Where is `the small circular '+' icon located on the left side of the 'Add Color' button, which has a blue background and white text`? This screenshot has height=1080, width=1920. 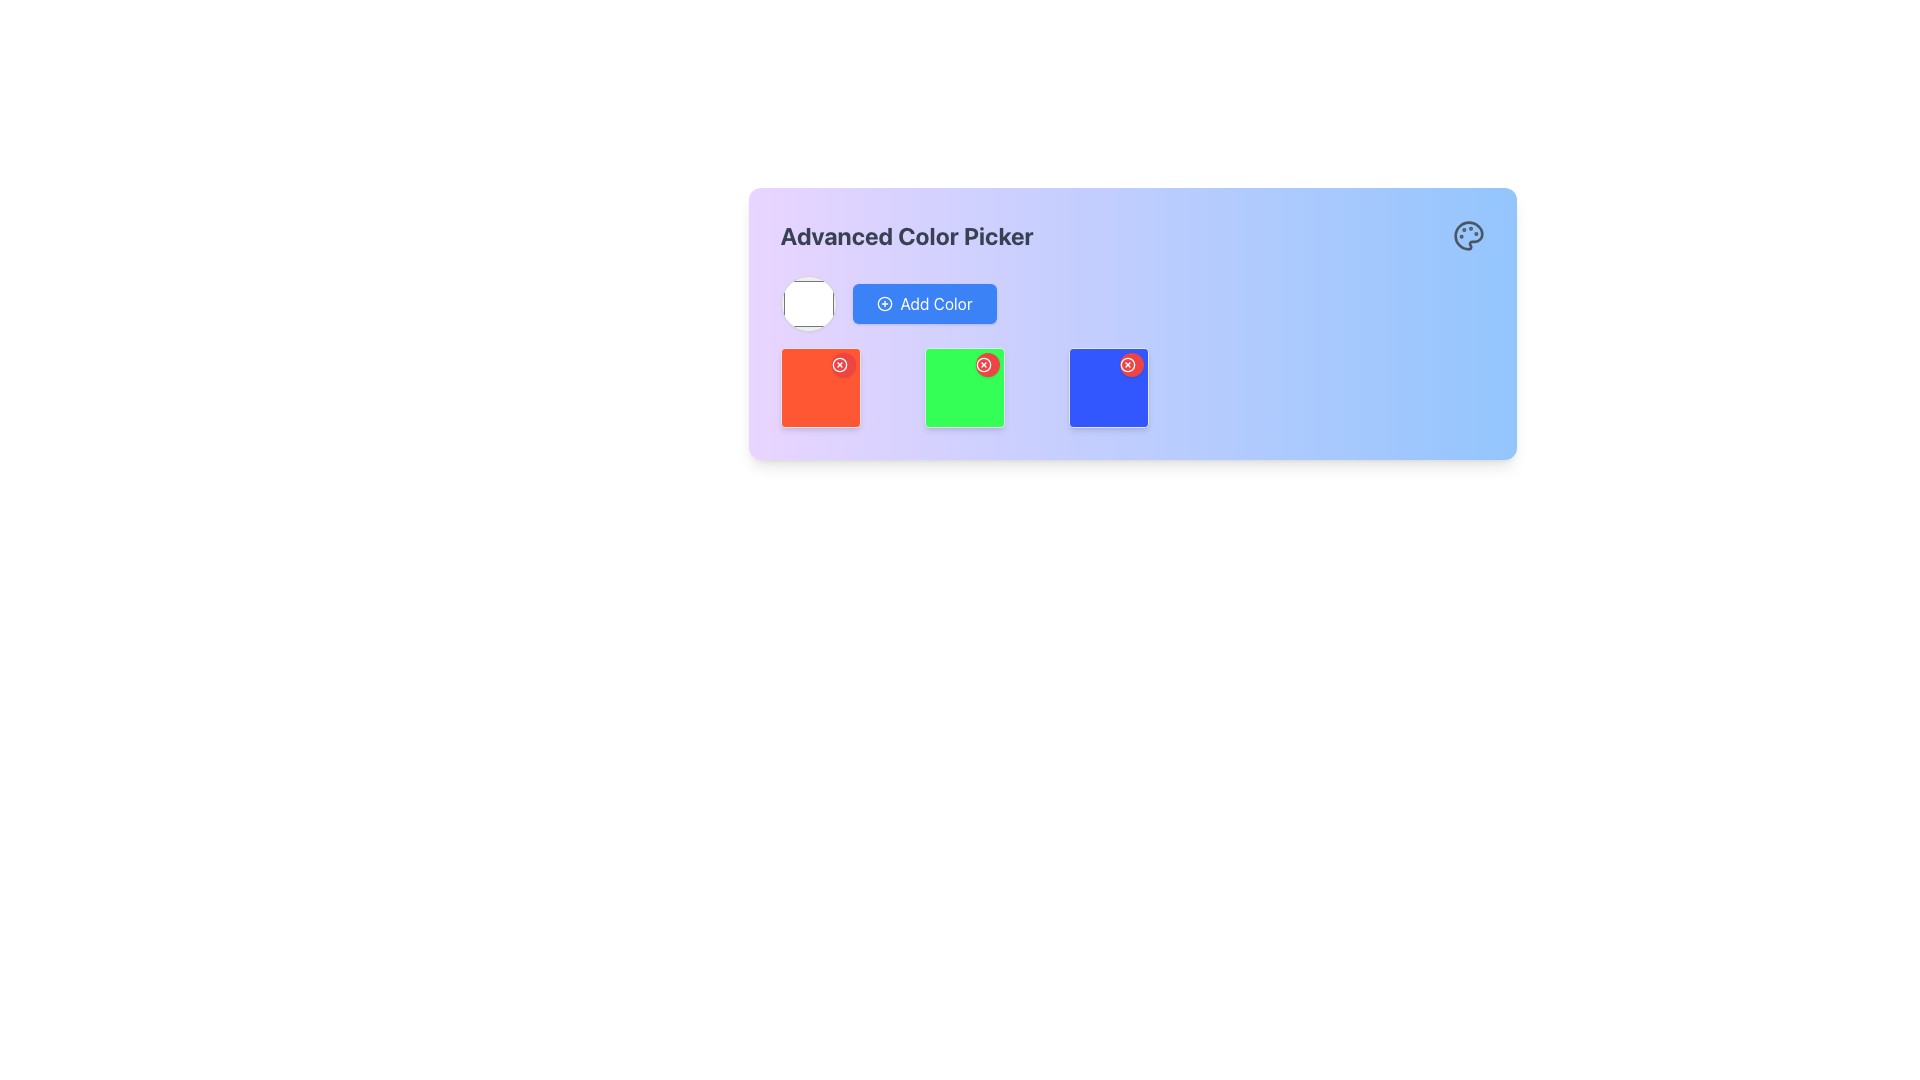 the small circular '+' icon located on the left side of the 'Add Color' button, which has a blue background and white text is located at coordinates (883, 304).